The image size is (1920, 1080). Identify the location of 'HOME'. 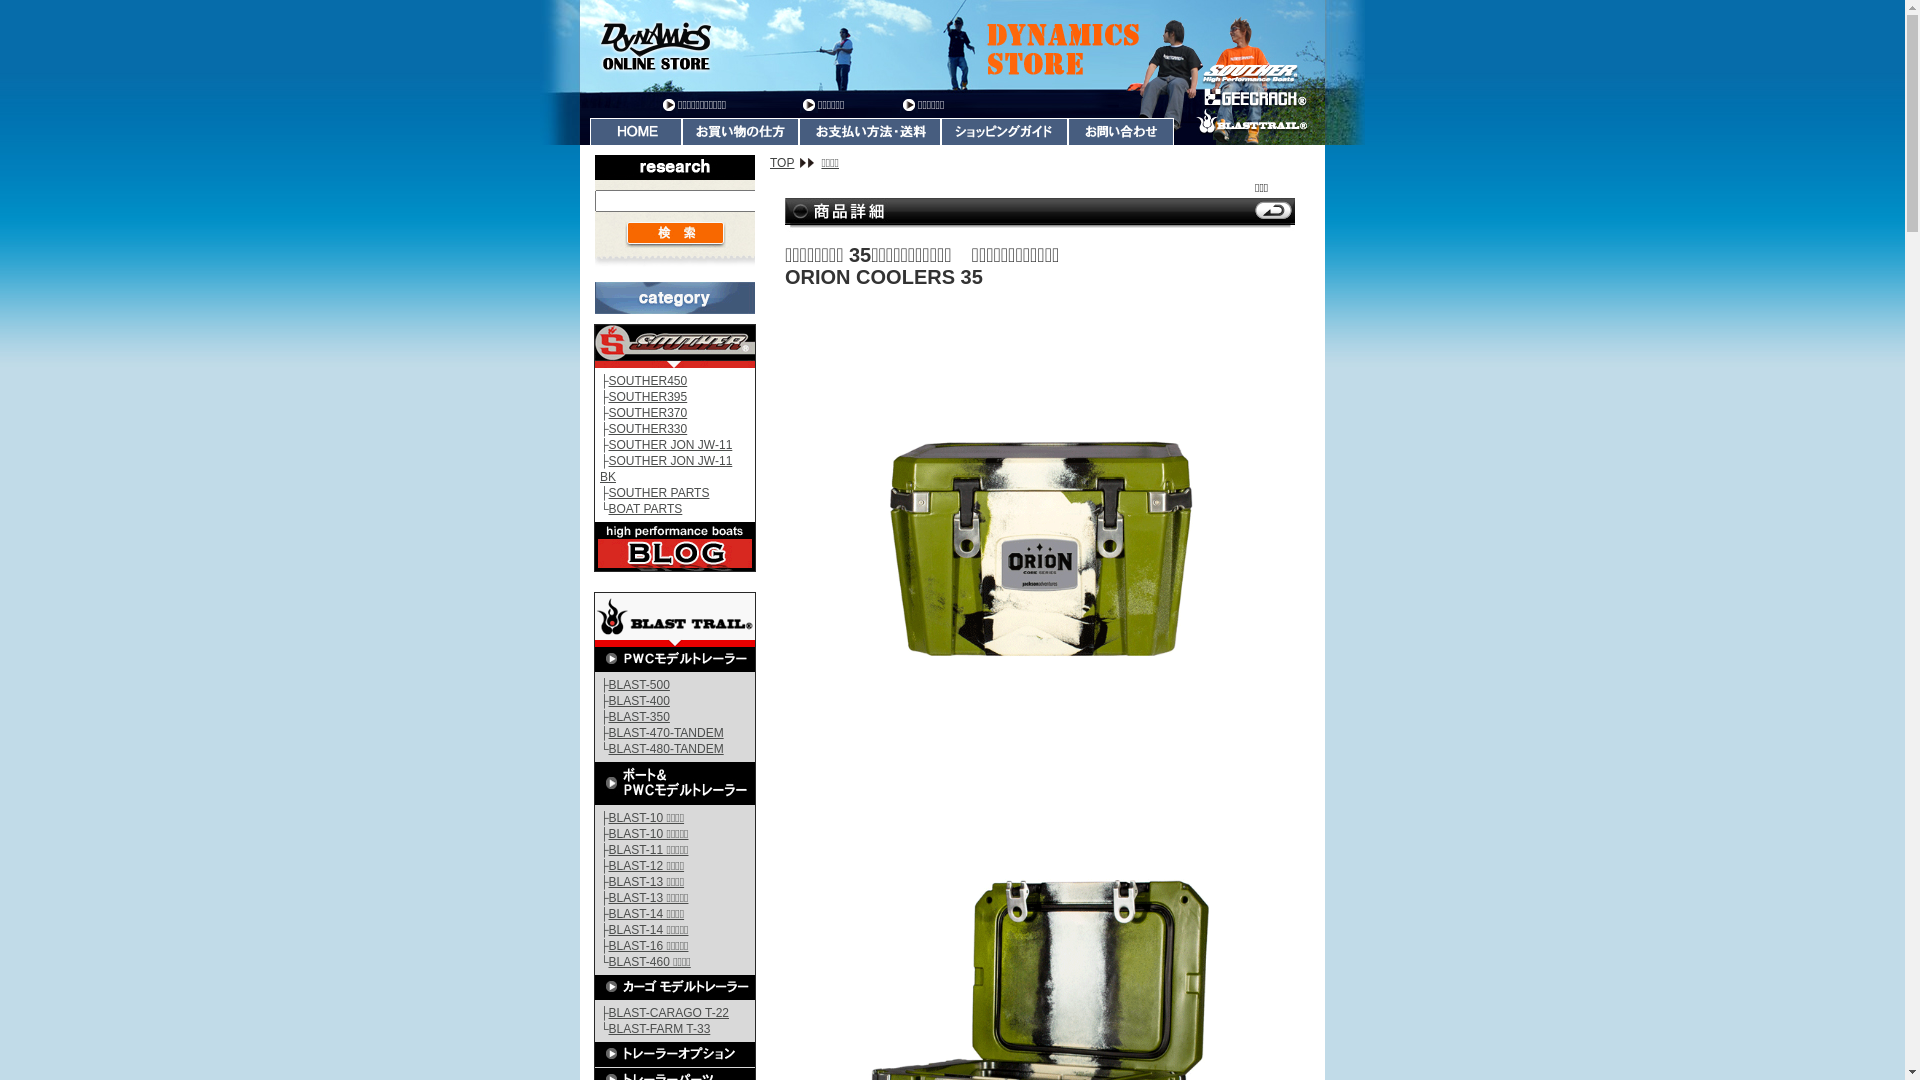
(635, 131).